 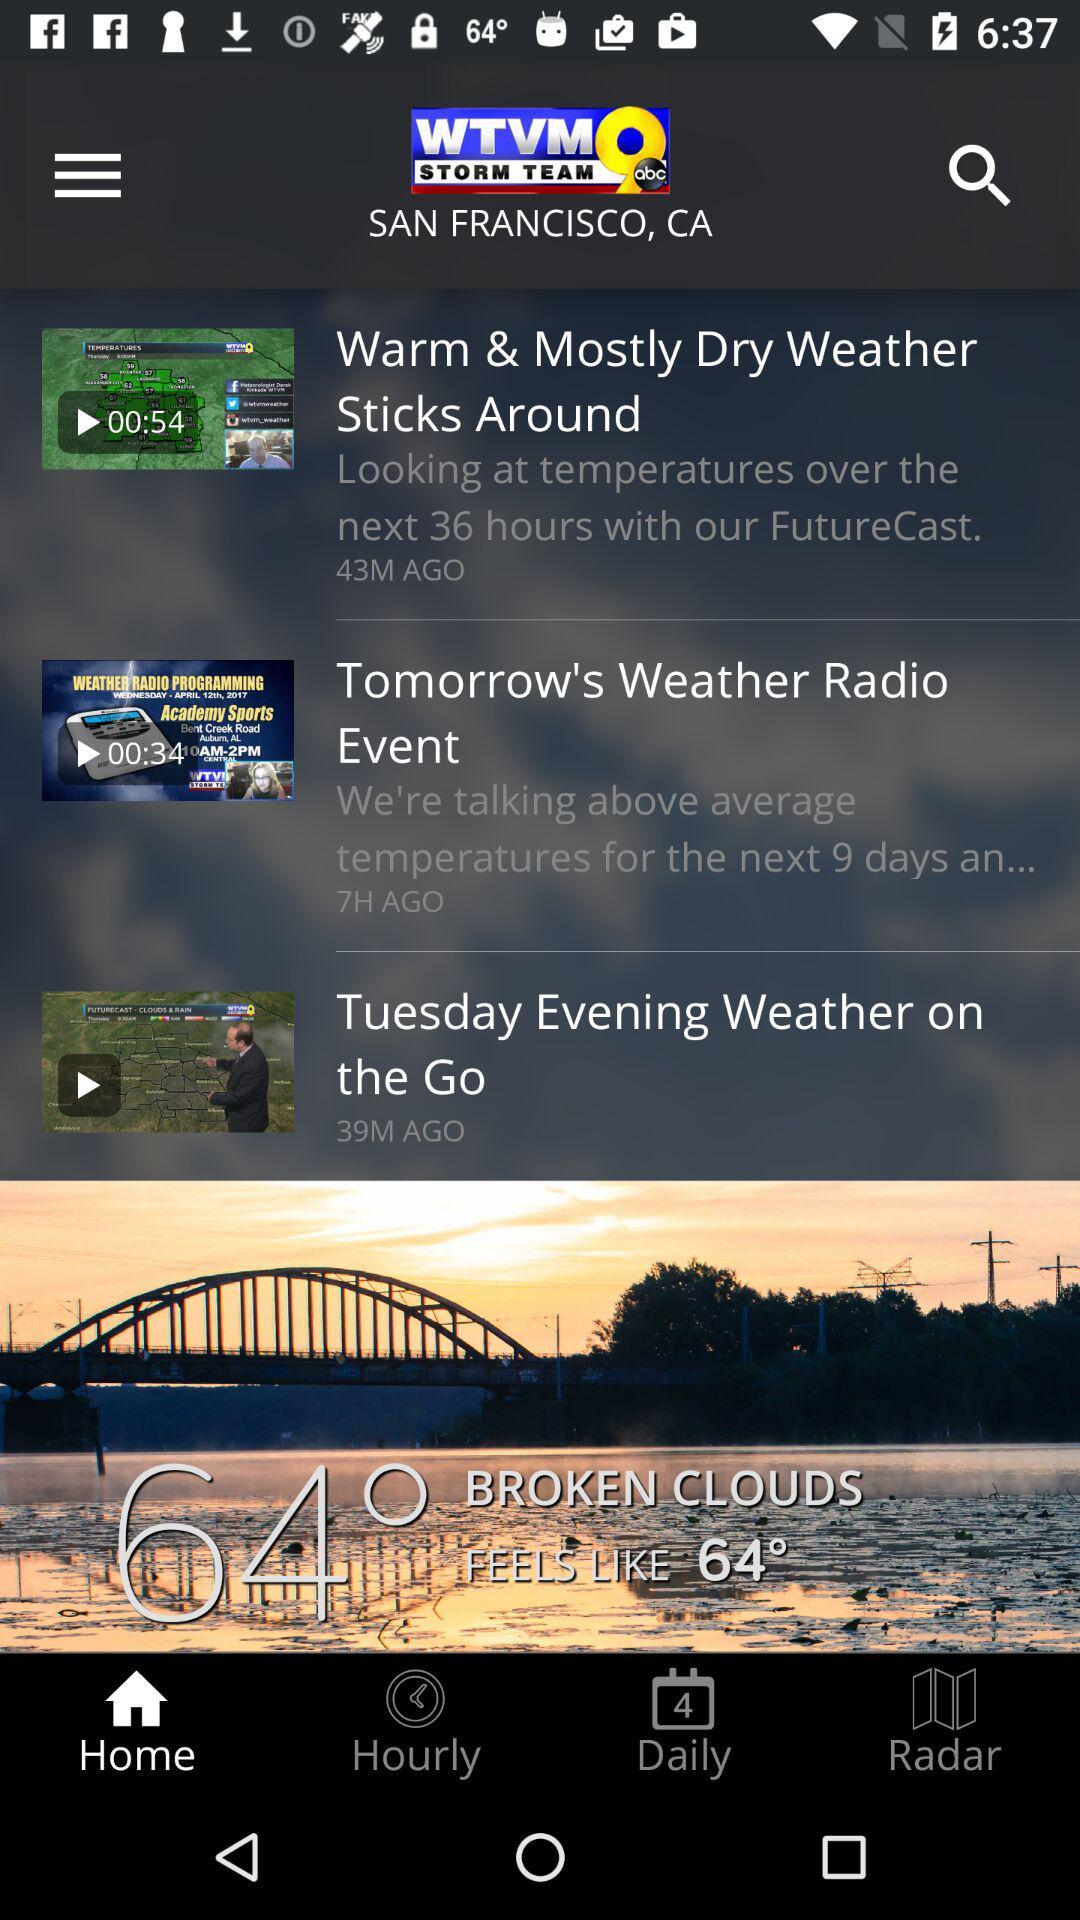 What do you see at coordinates (682, 1722) in the screenshot?
I see `icon to the right of the hourly item` at bounding box center [682, 1722].